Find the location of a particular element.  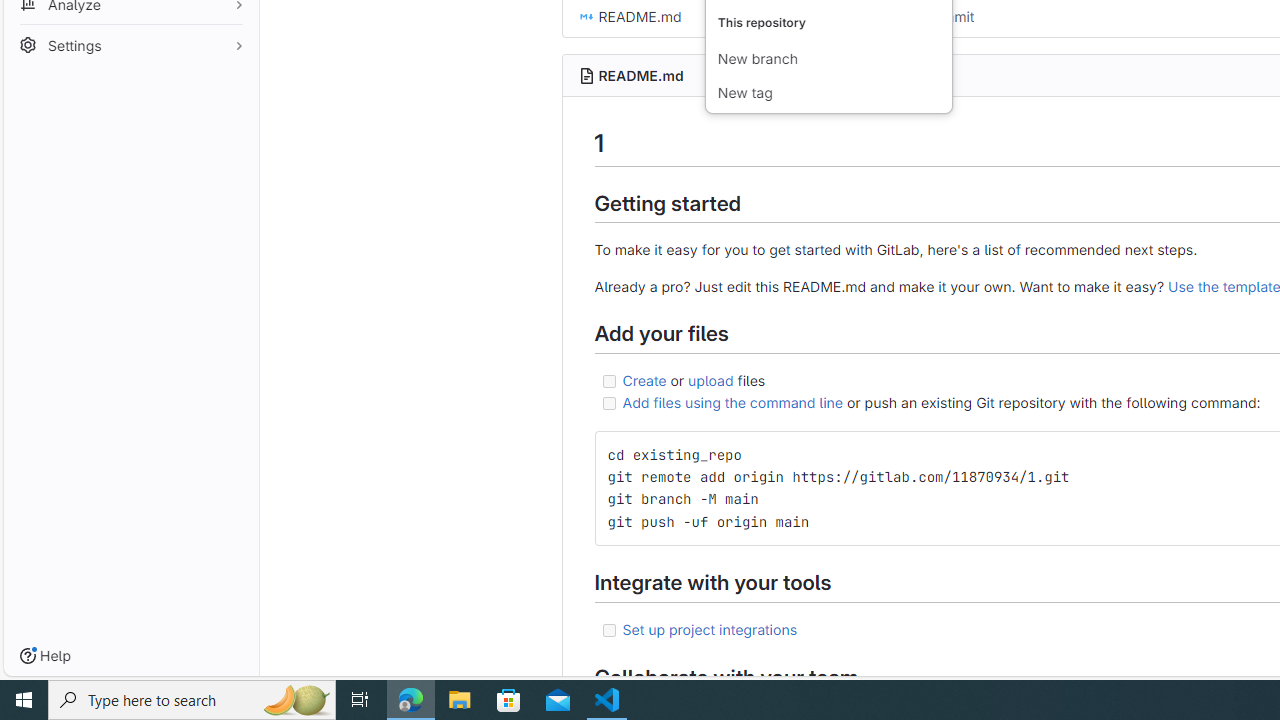

'Initial commit' is located at coordinates (929, 16).